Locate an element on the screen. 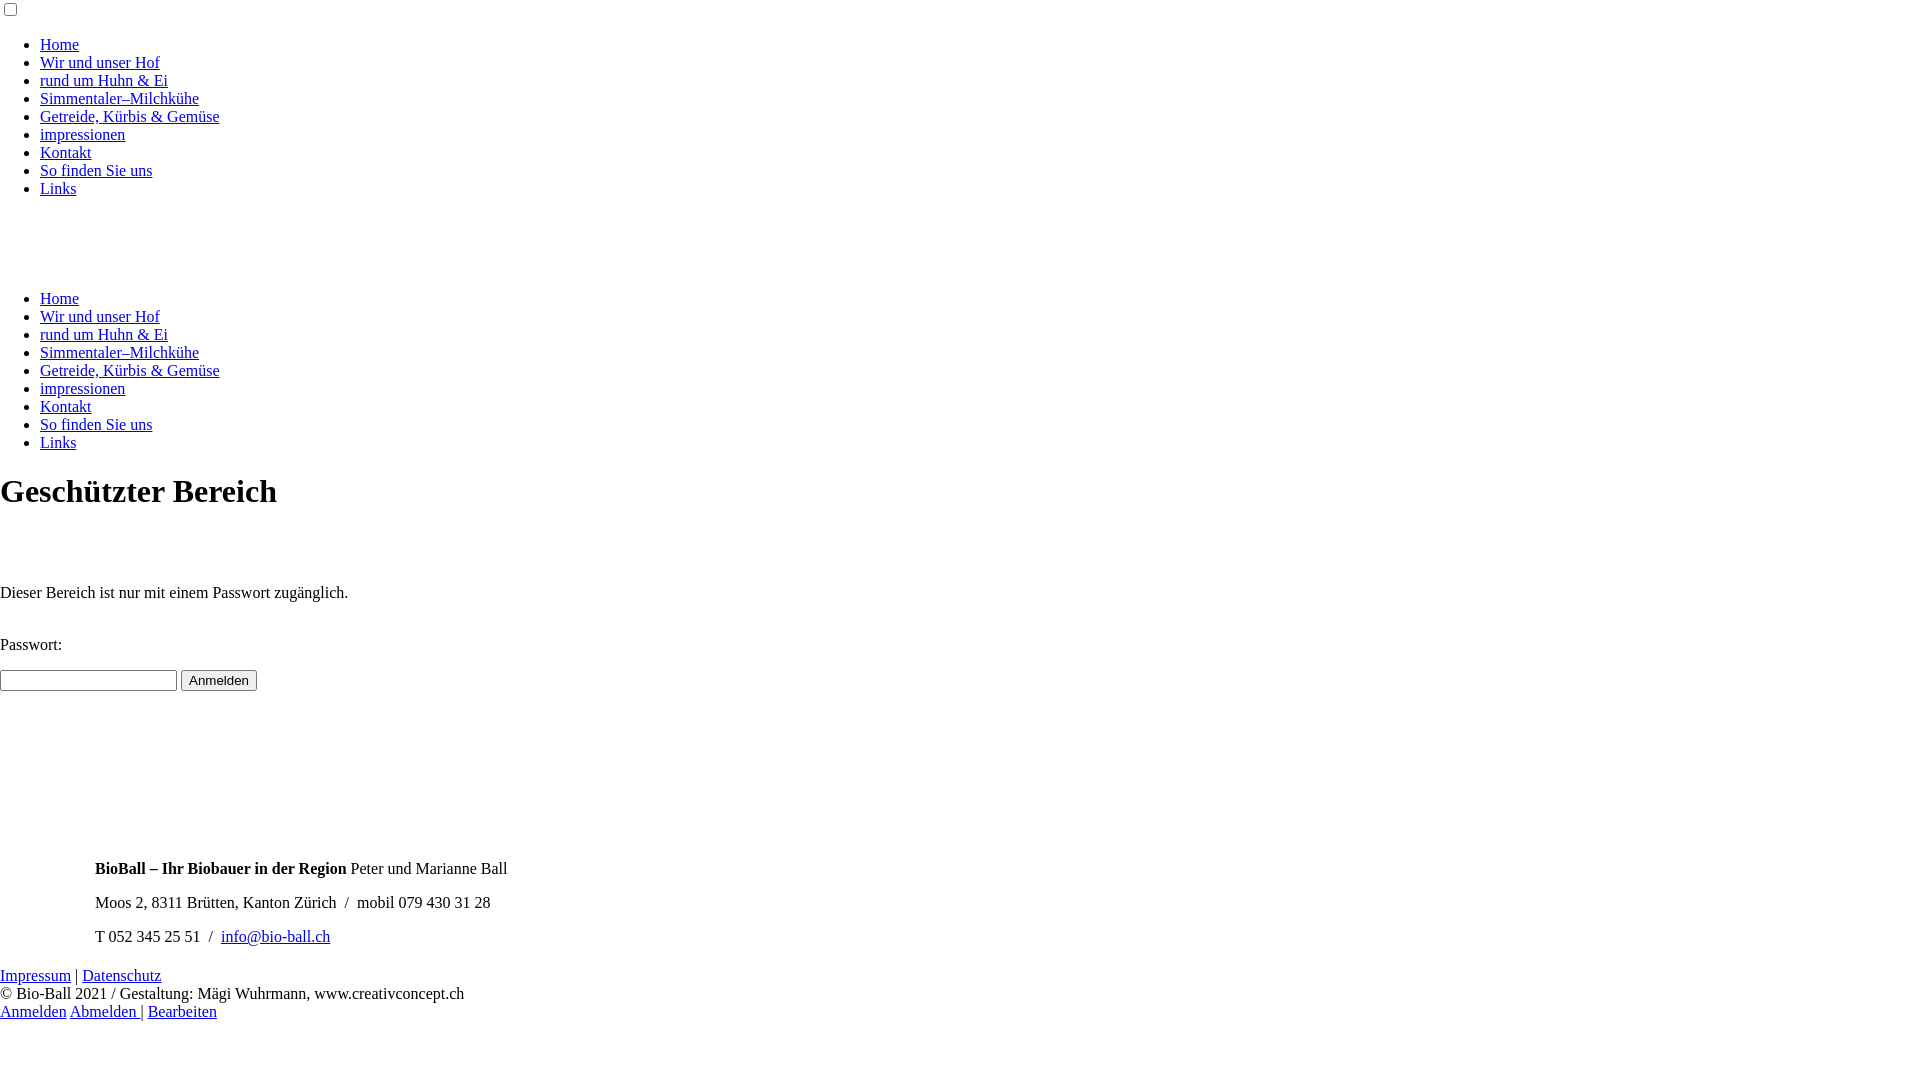 The height and width of the screenshot is (1080, 1920). 'Kontakt' is located at coordinates (66, 151).